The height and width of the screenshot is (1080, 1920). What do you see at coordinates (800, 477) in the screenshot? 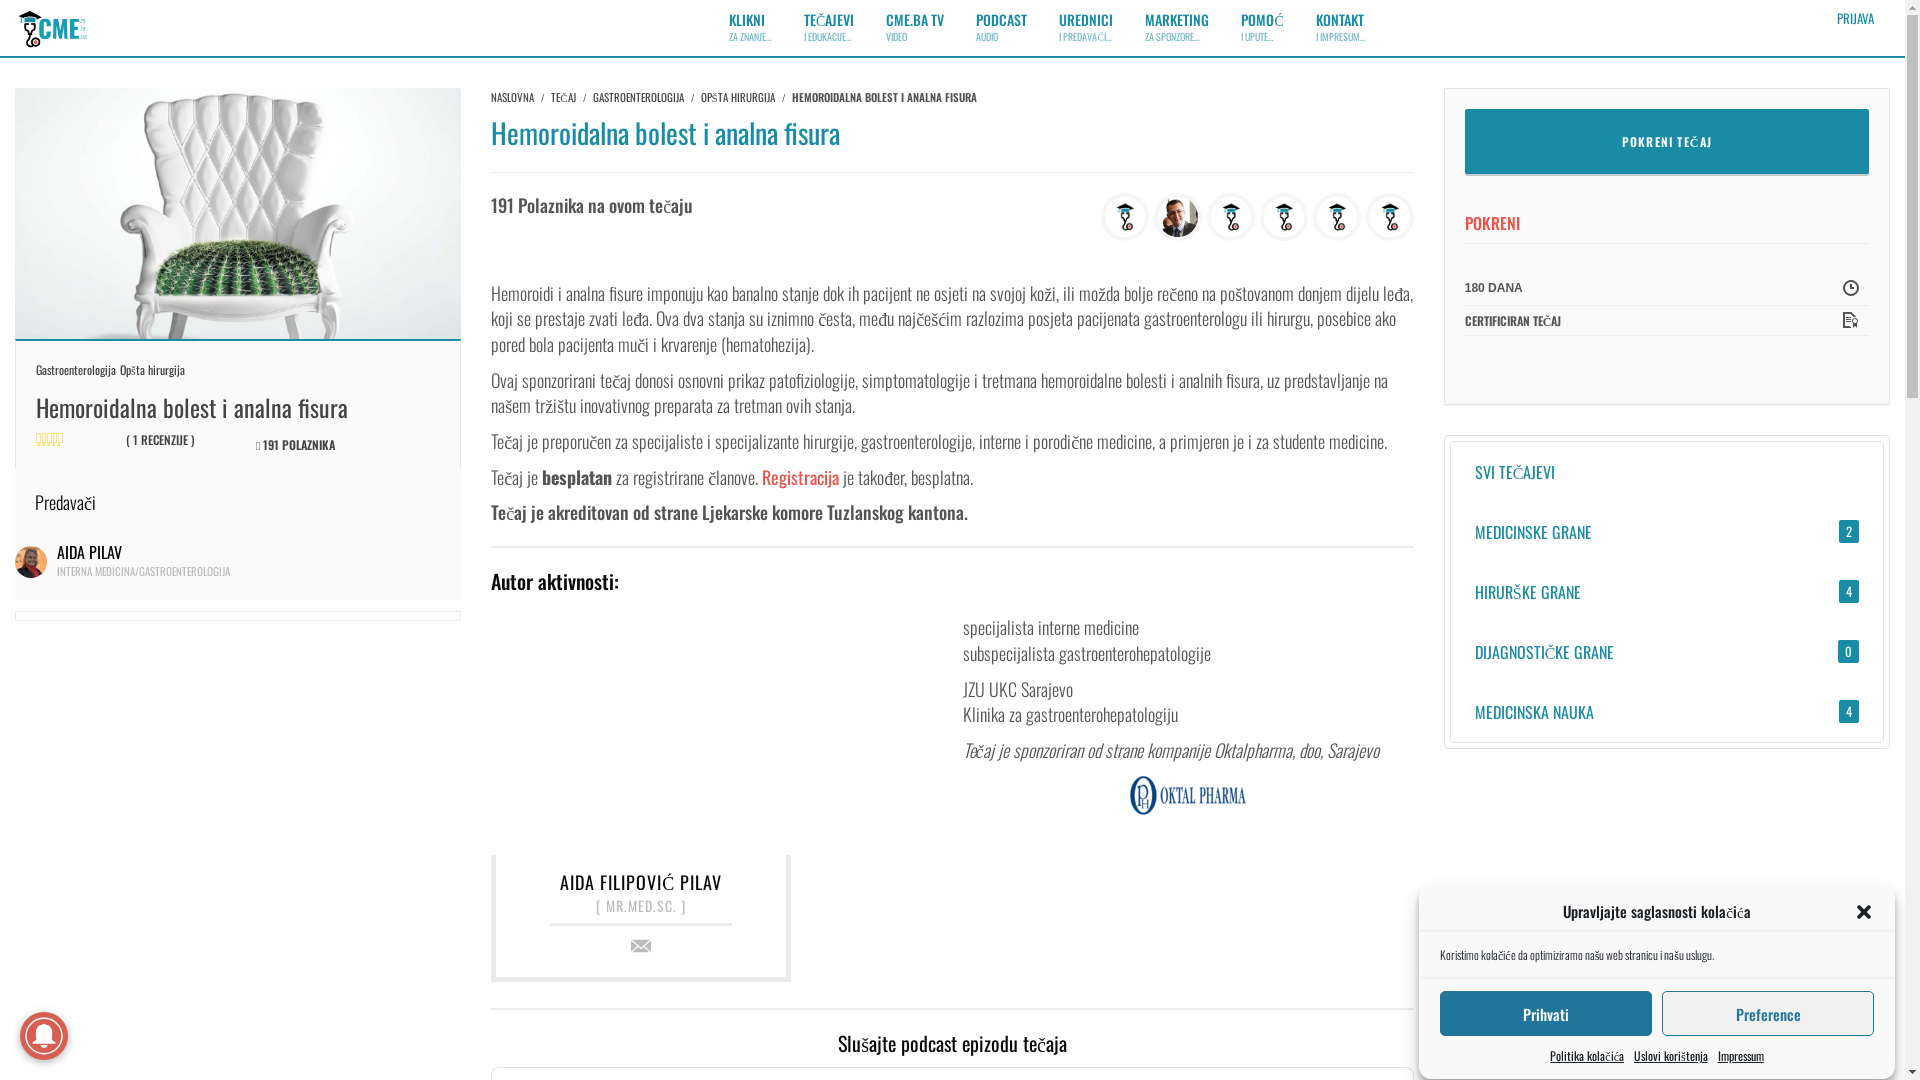
I see `'Registracija'` at bounding box center [800, 477].